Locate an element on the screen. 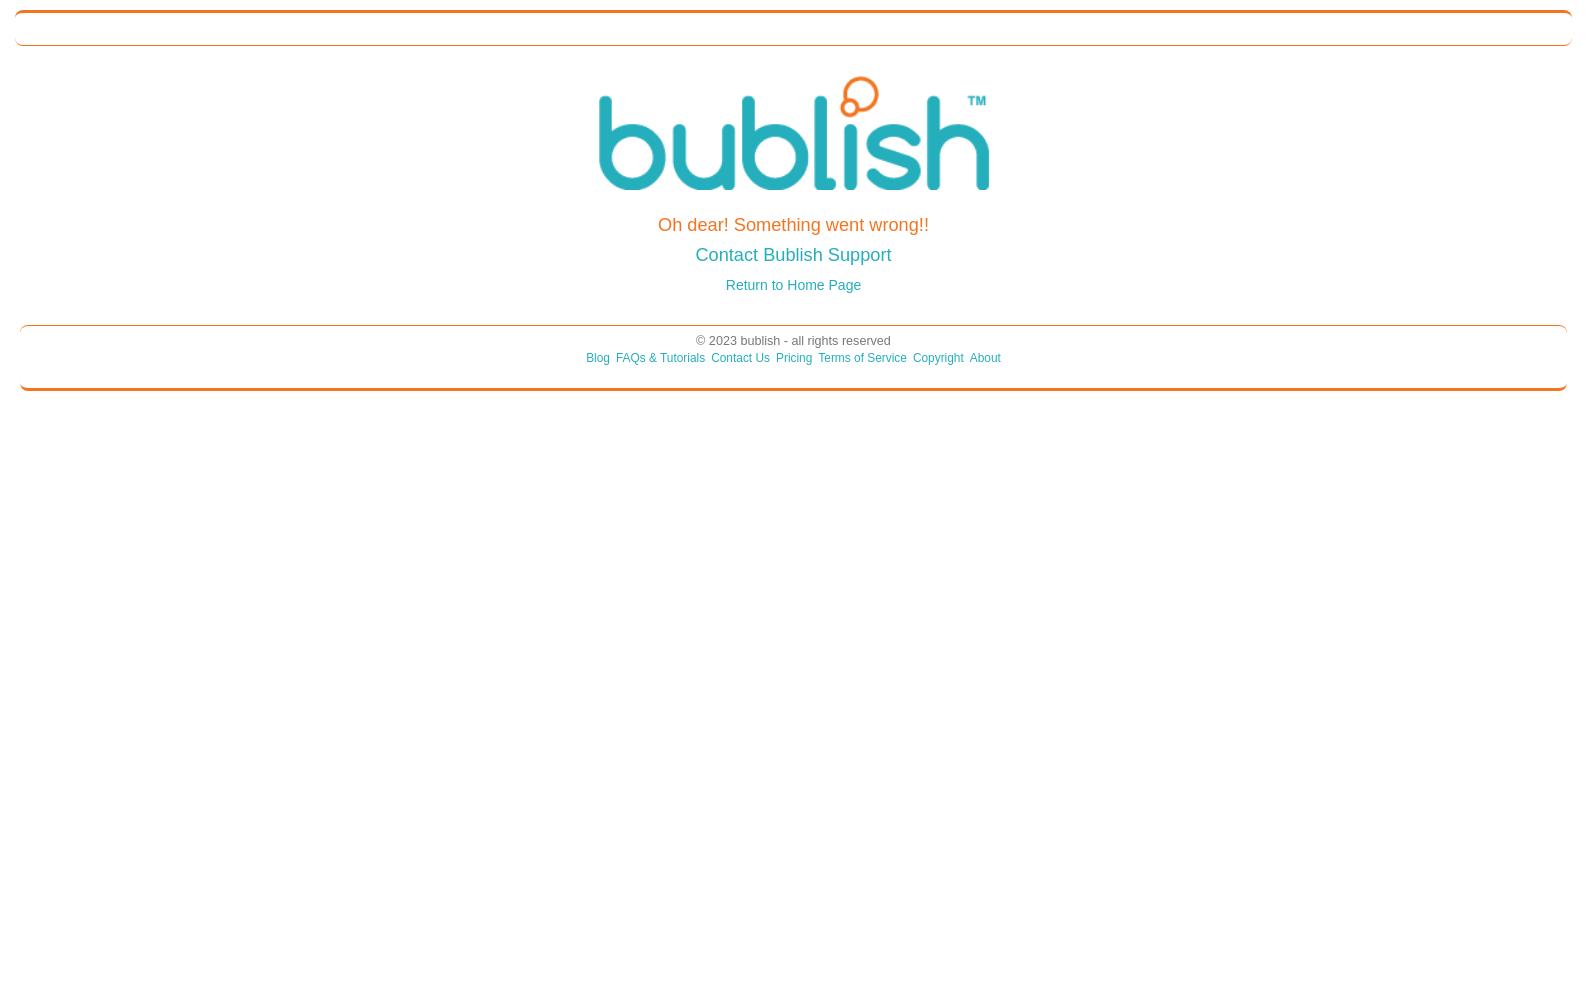 The width and height of the screenshot is (1587, 1000). 'Contact Us' is located at coordinates (740, 357).